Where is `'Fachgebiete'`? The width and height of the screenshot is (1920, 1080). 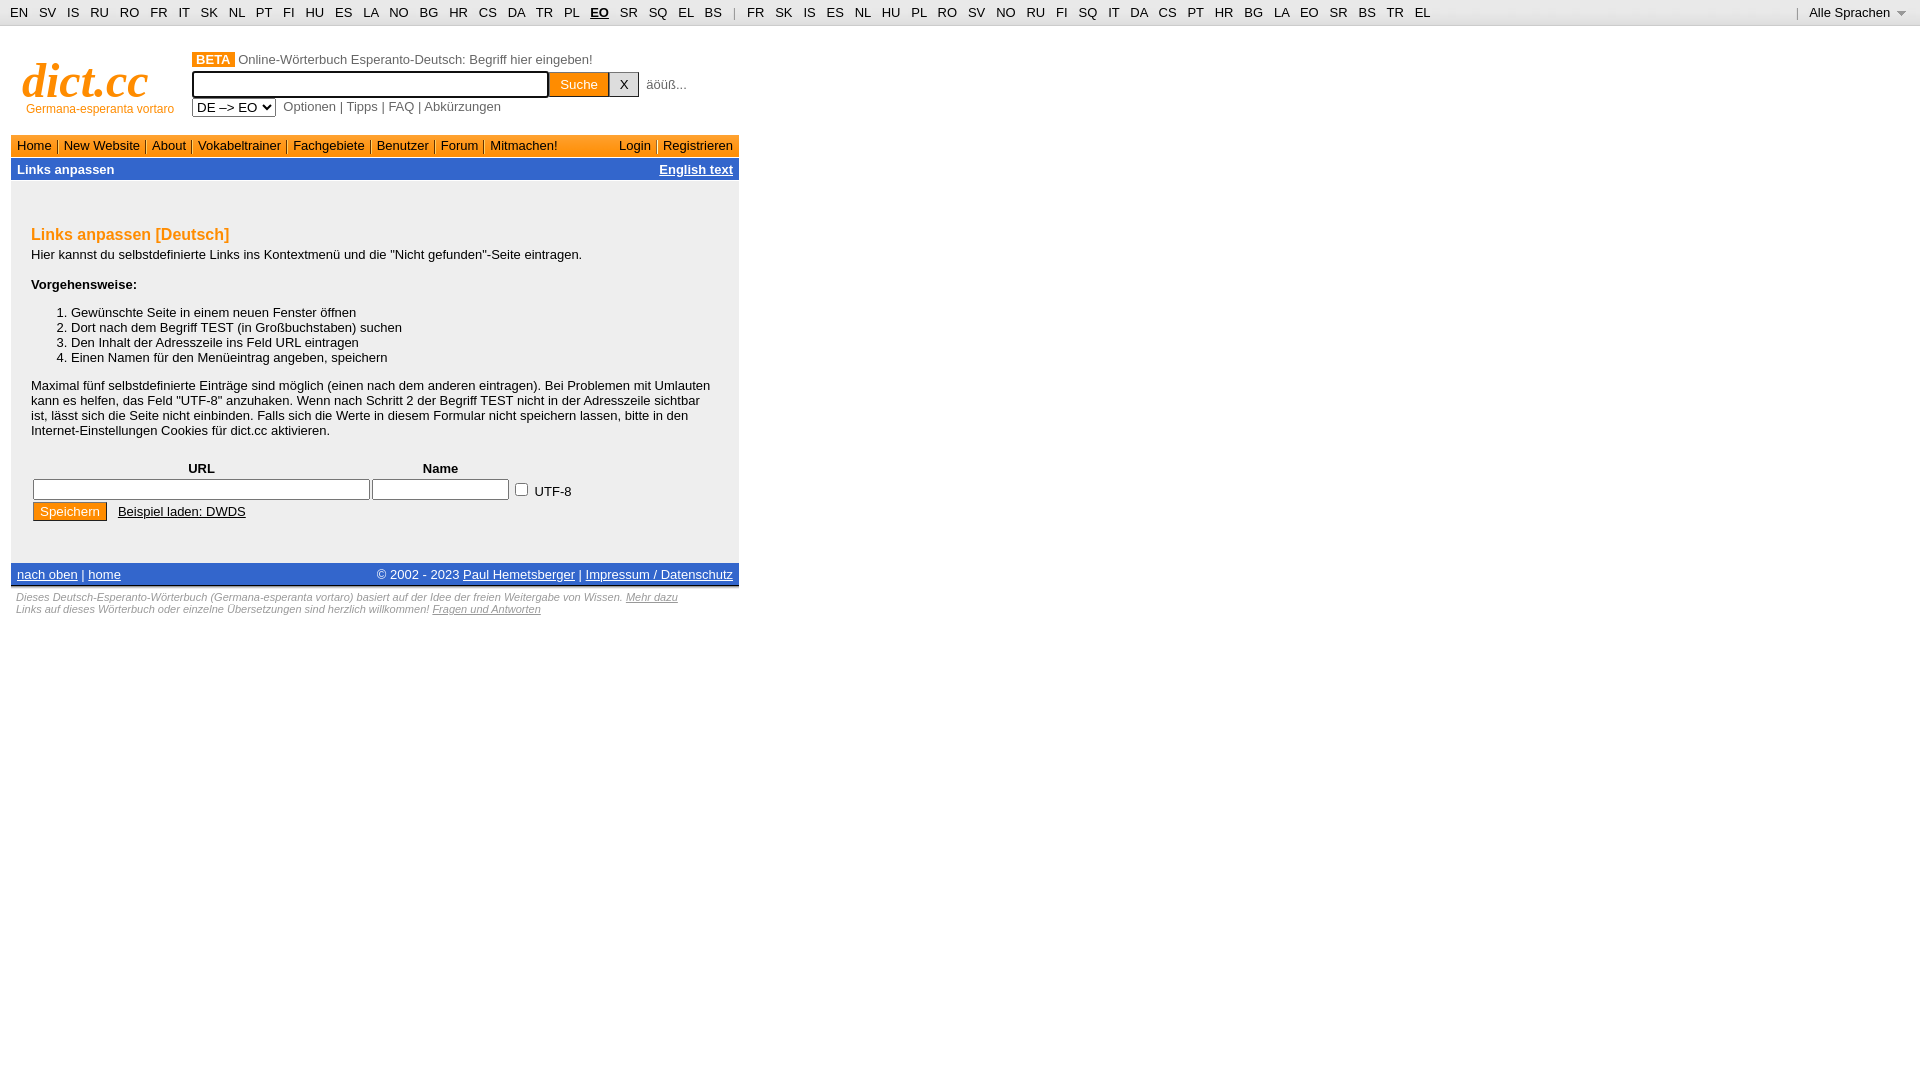 'Fachgebiete' is located at coordinates (329, 144).